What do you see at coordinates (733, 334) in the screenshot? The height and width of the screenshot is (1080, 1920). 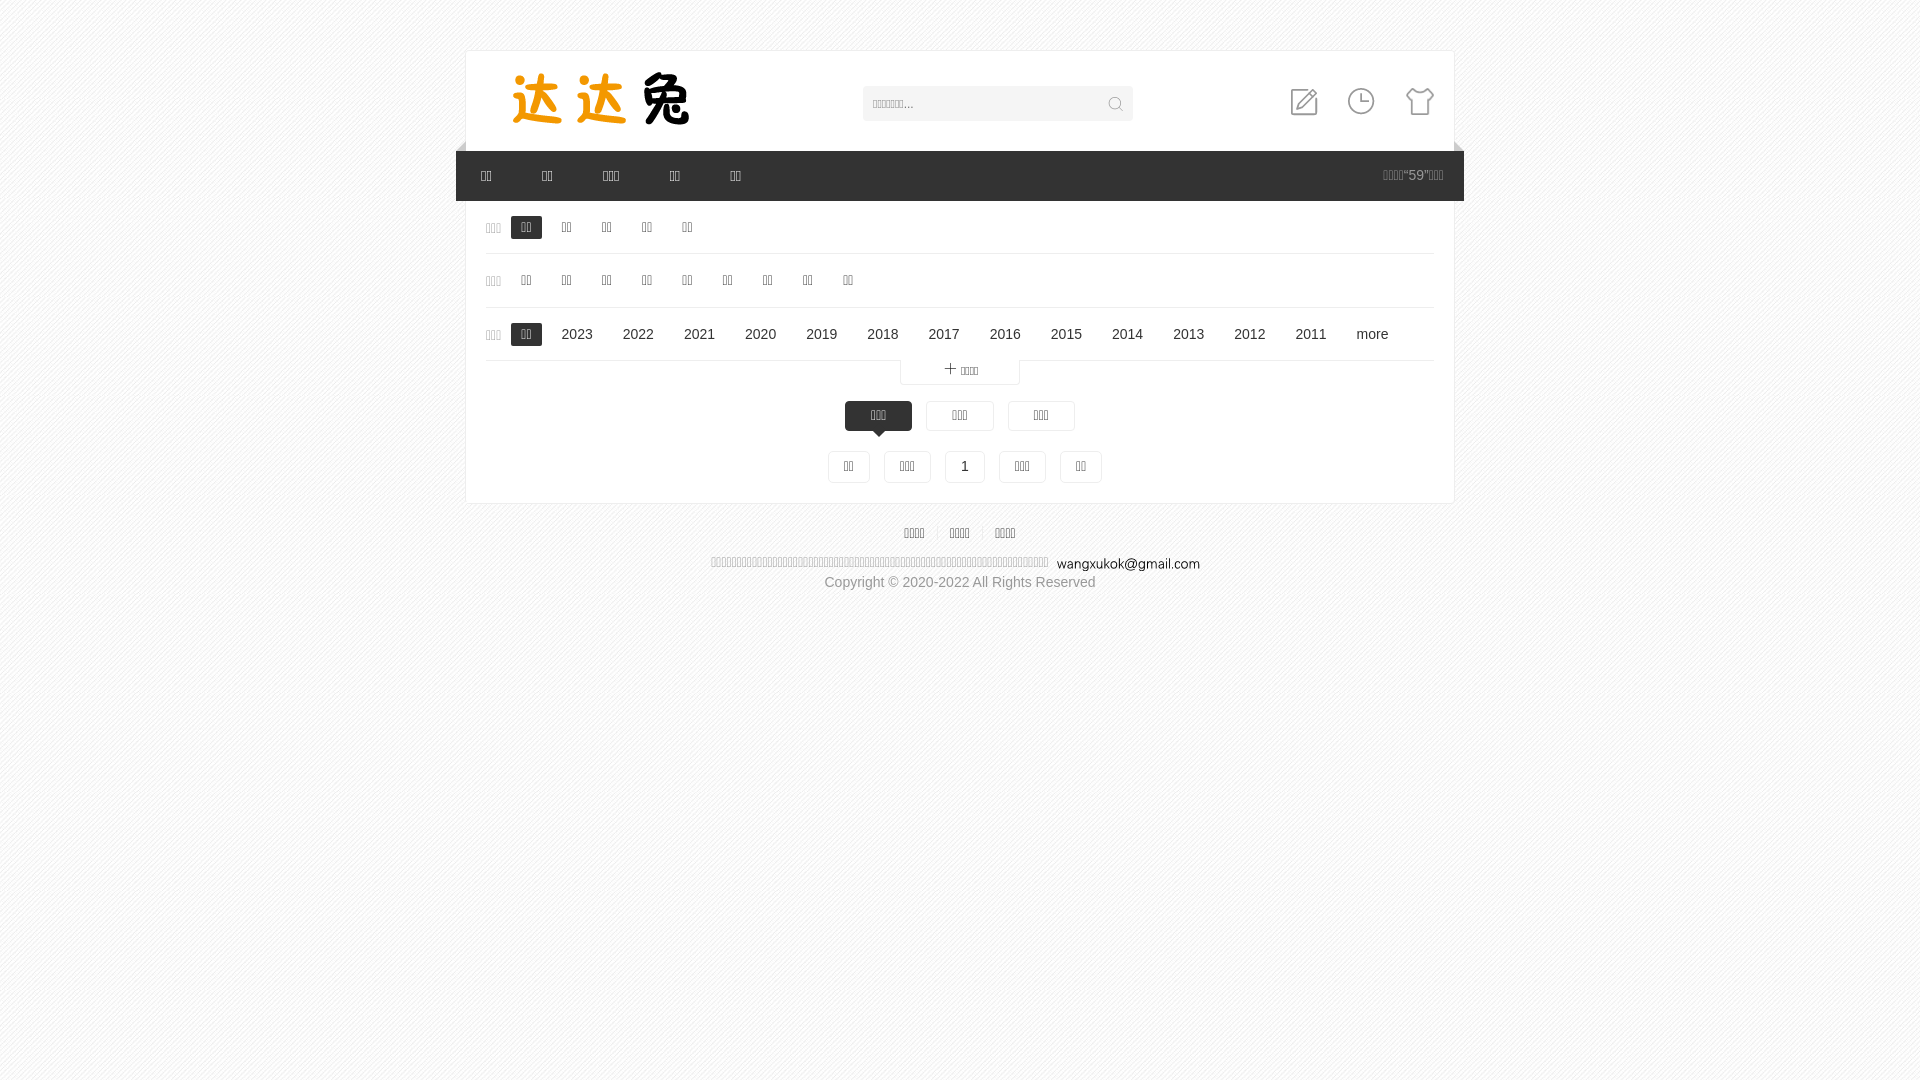 I see `'2020'` at bounding box center [733, 334].